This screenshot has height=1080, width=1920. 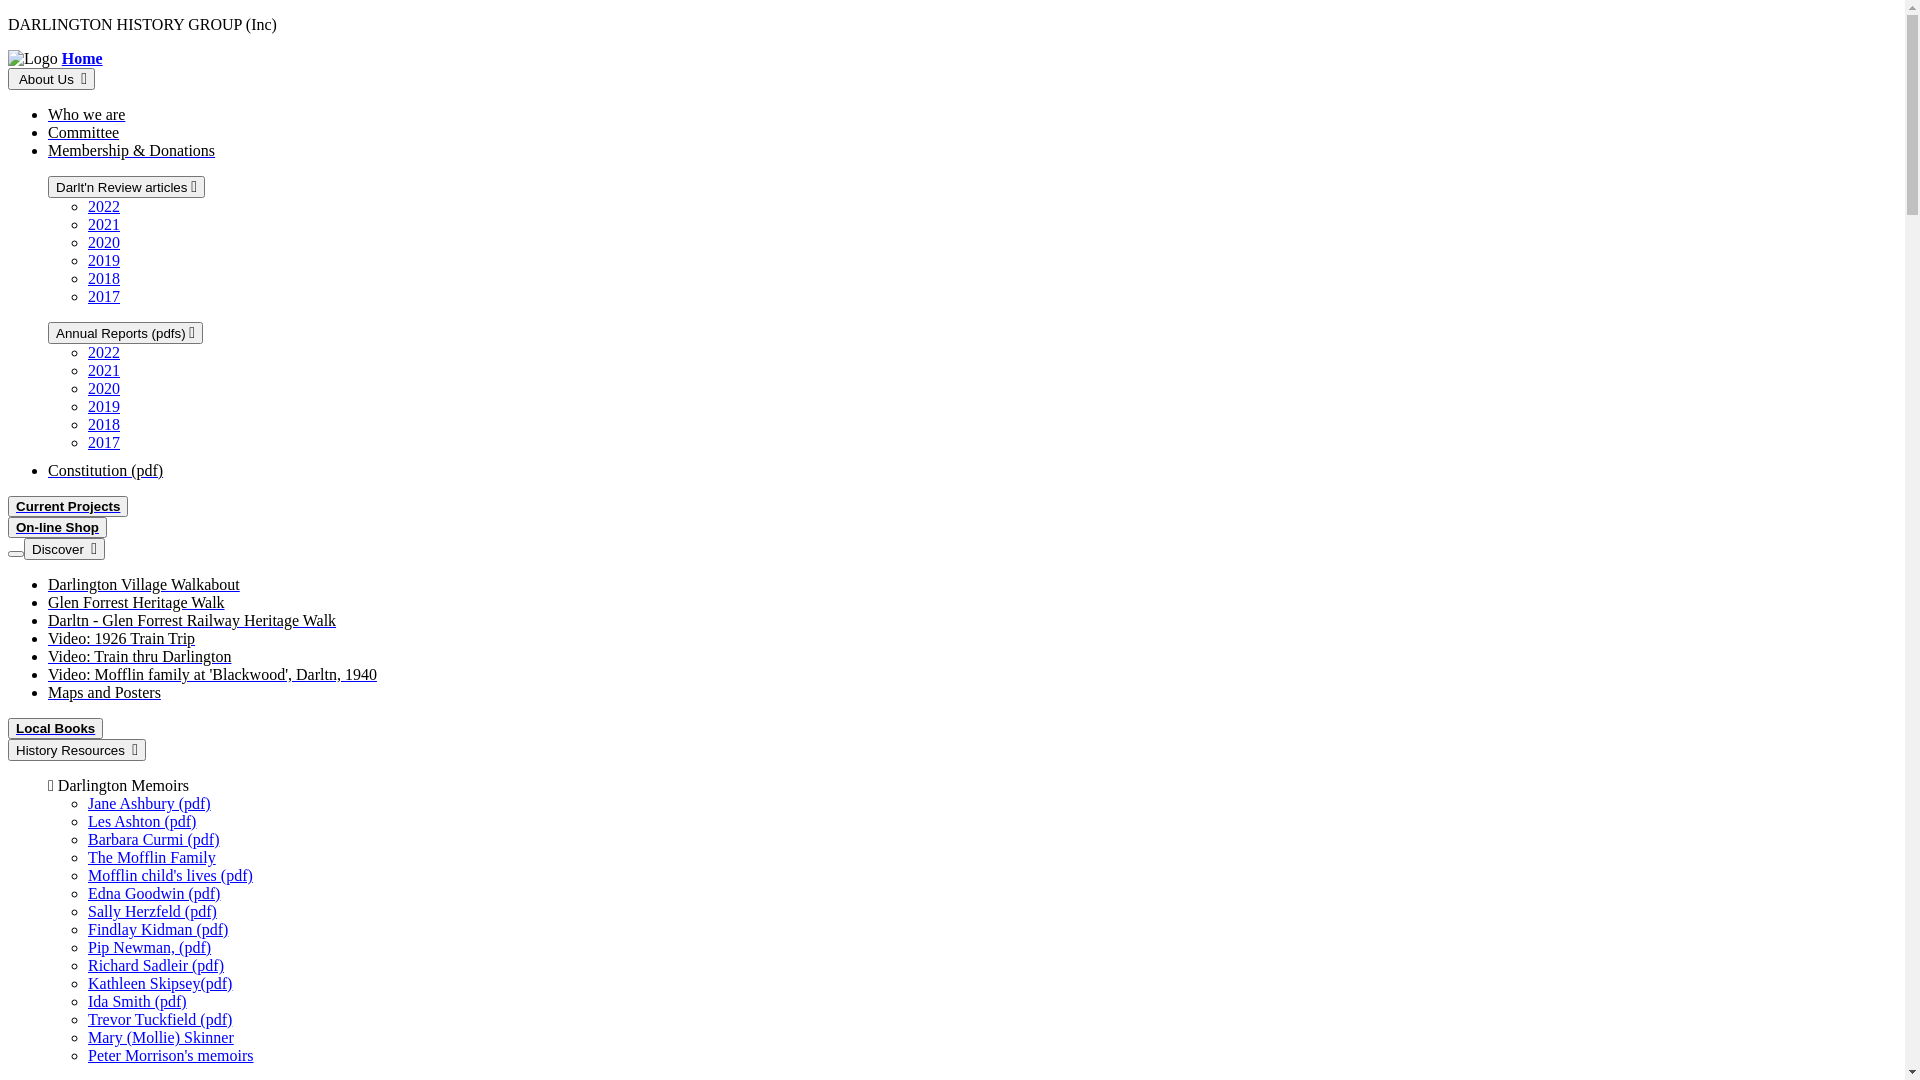 What do you see at coordinates (48, 470) in the screenshot?
I see `'Constitution (pdf)'` at bounding box center [48, 470].